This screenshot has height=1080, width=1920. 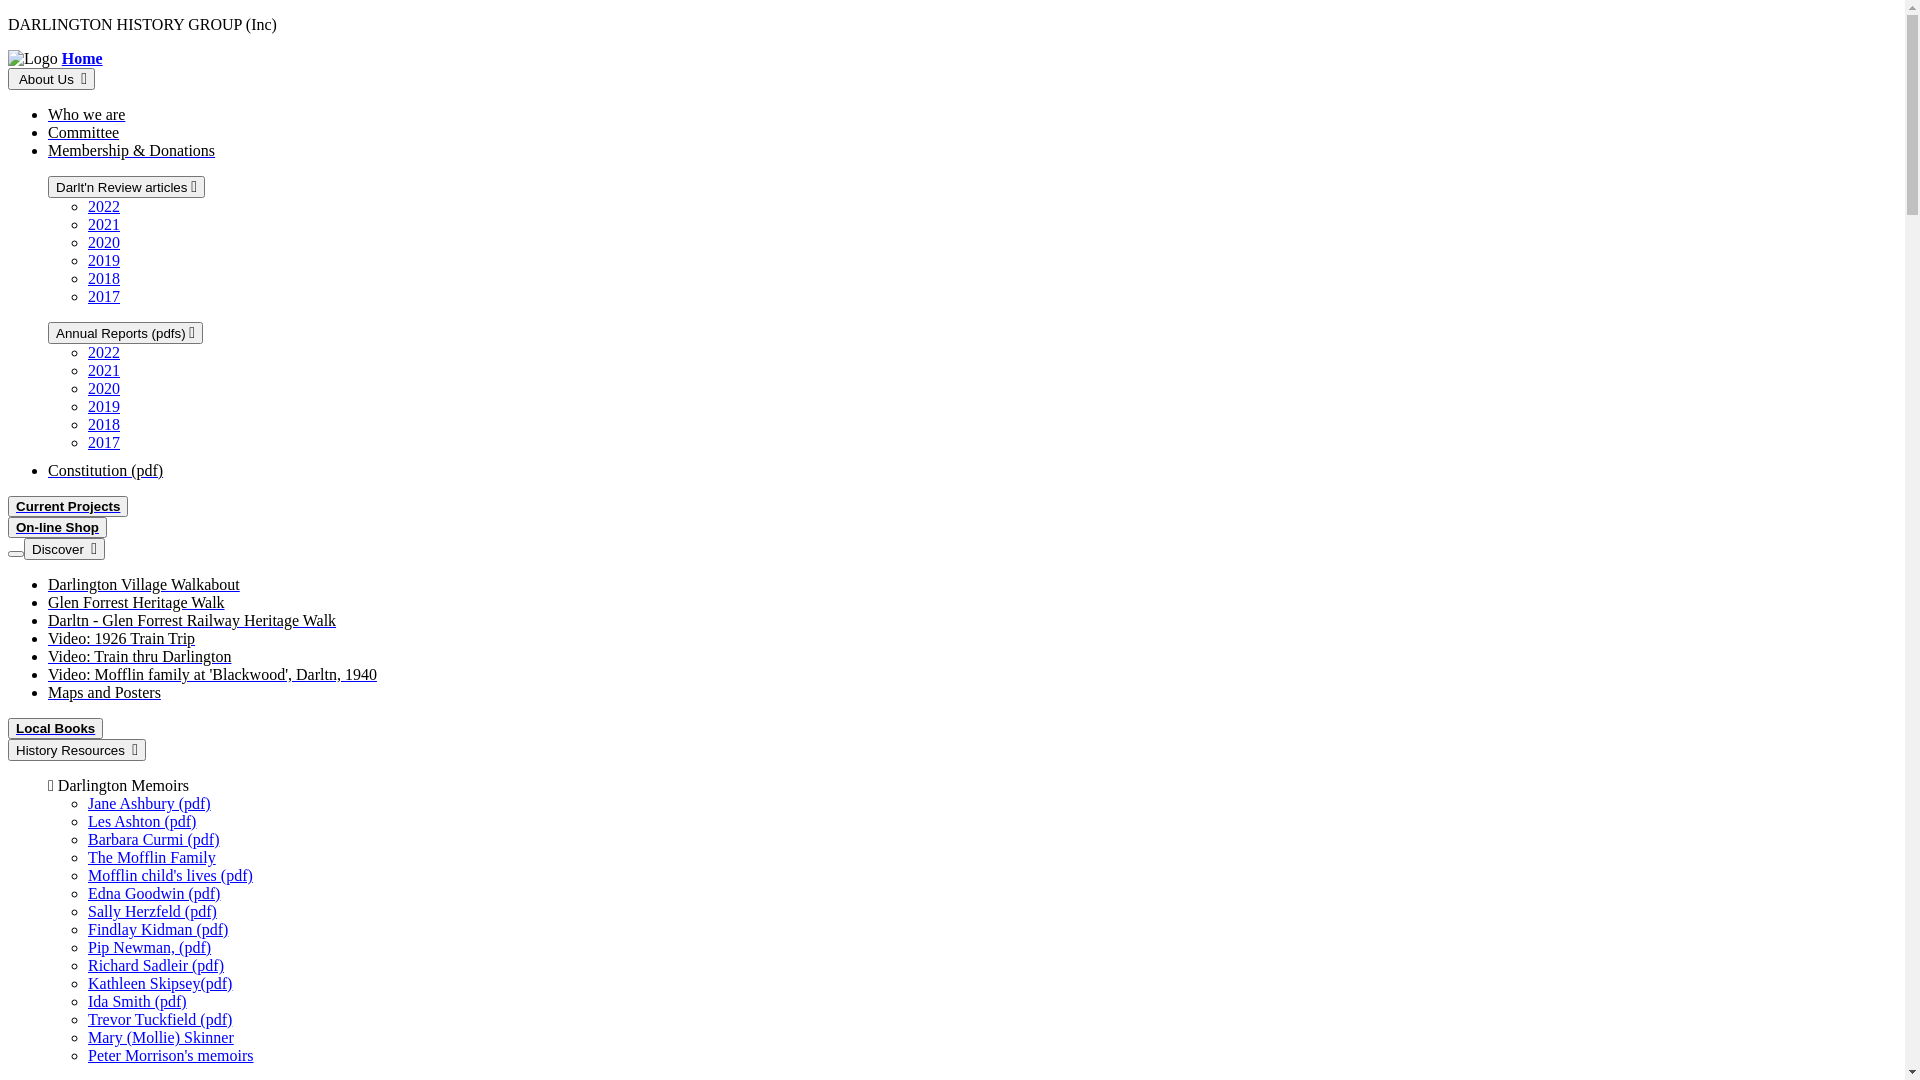 What do you see at coordinates (48, 470) in the screenshot?
I see `'Constitution (pdf)'` at bounding box center [48, 470].